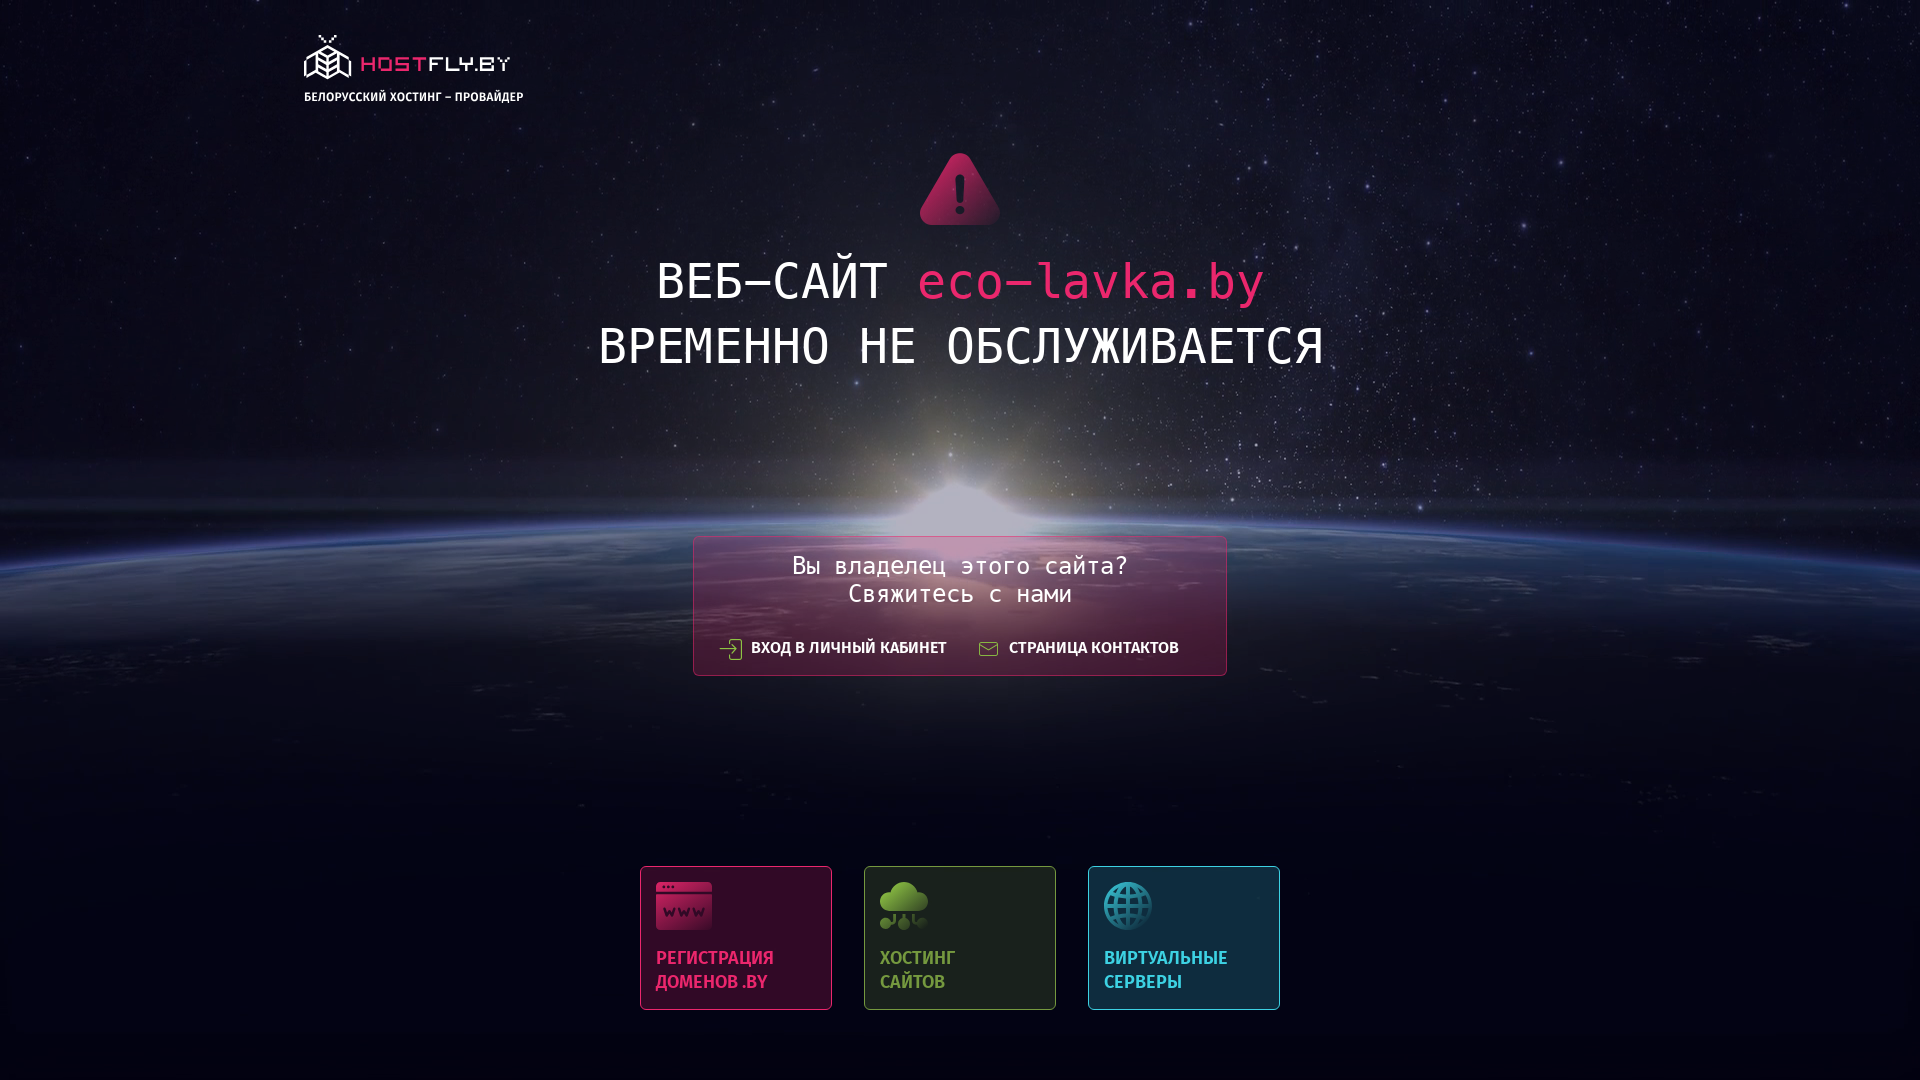  I want to click on 'LINK', so click(412, 73).